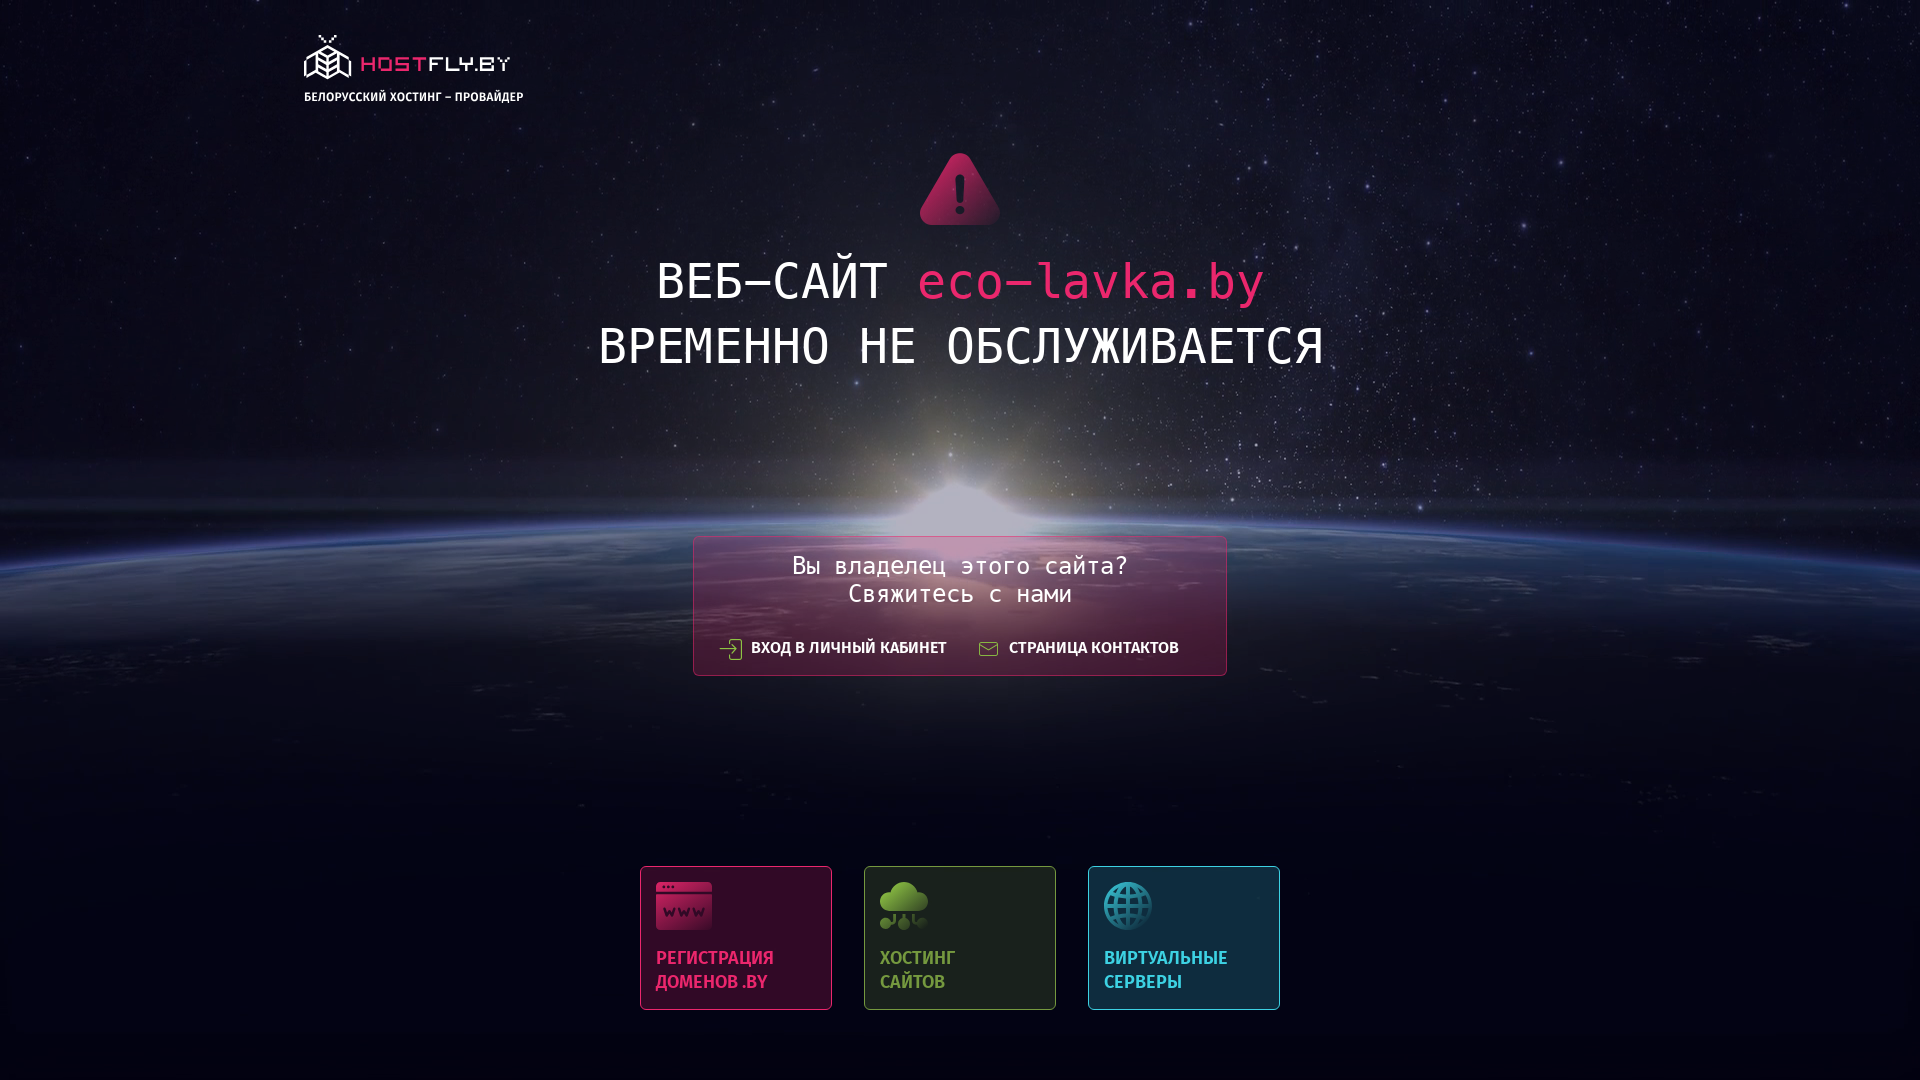  I want to click on 'LINK', so click(412, 73).